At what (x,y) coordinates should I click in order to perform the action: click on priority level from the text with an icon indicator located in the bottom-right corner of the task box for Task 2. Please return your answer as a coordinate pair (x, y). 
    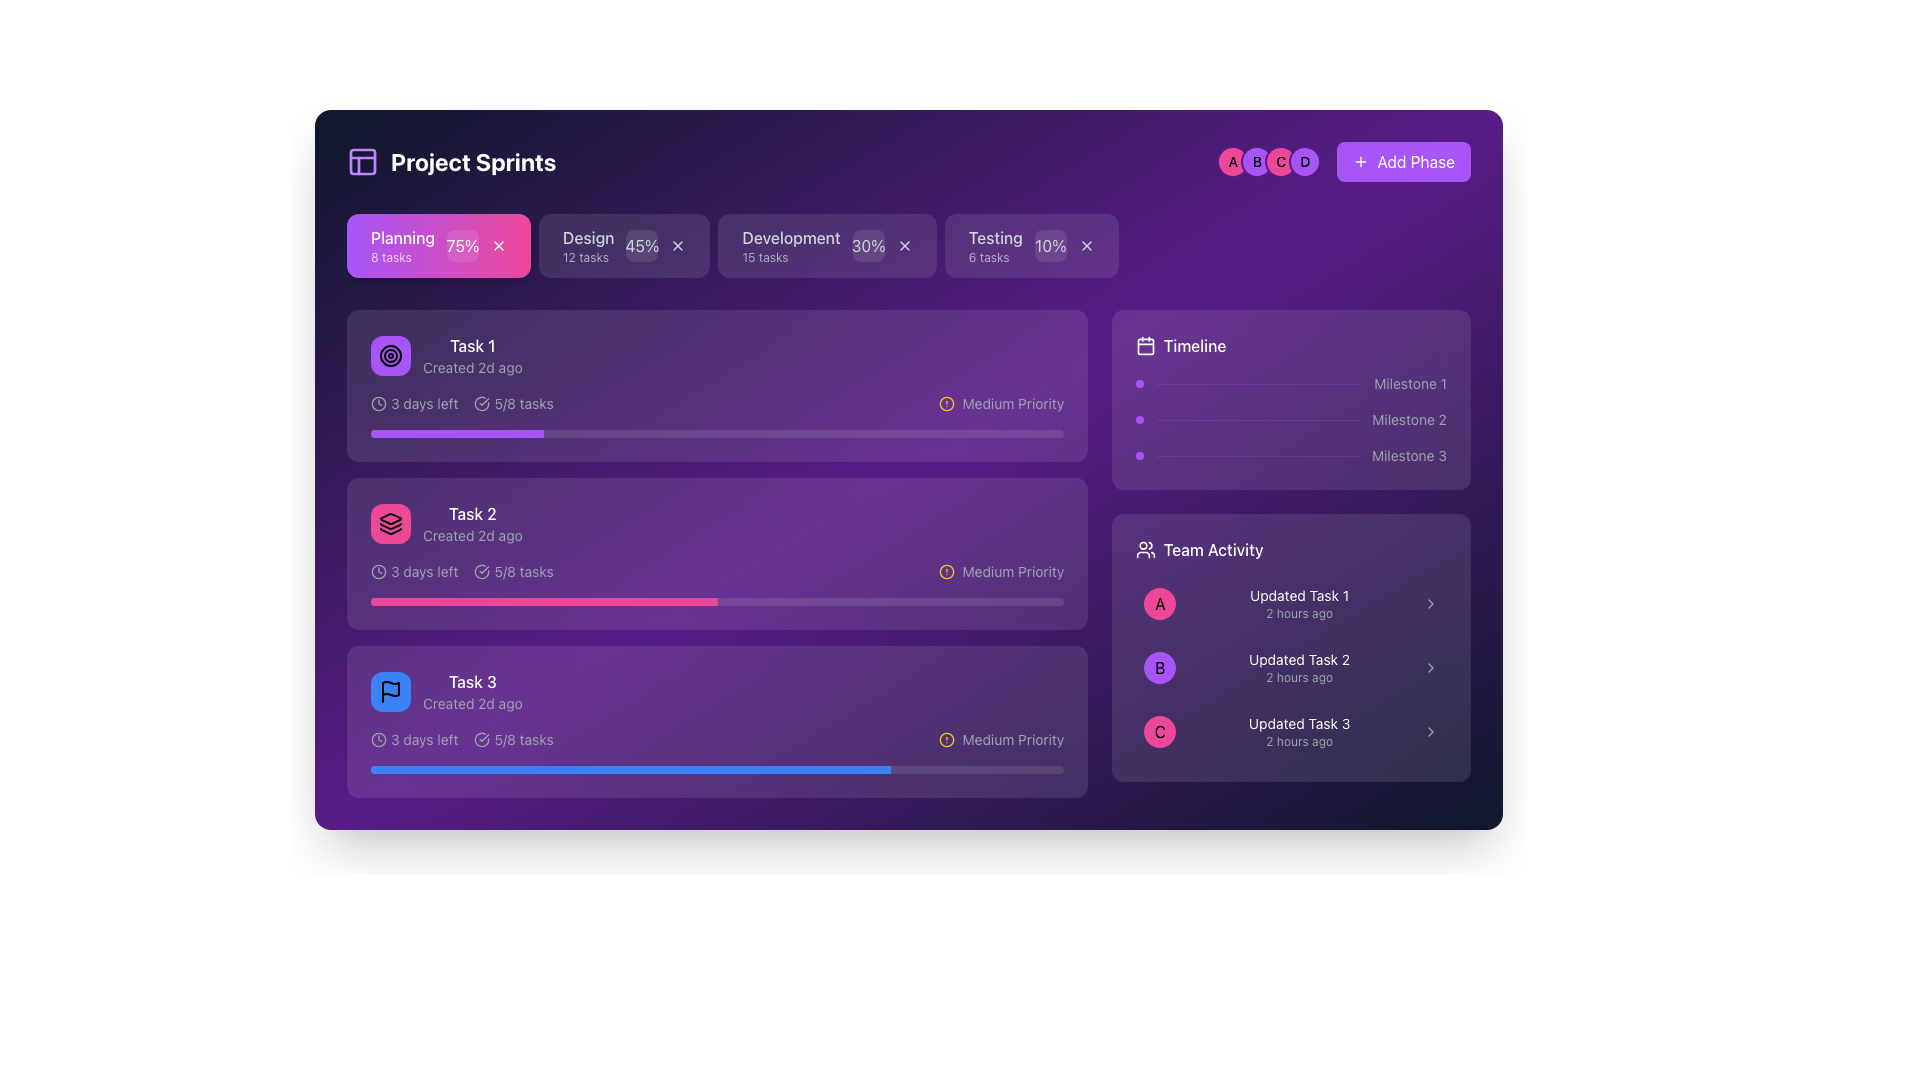
    Looking at the image, I should click on (1001, 571).